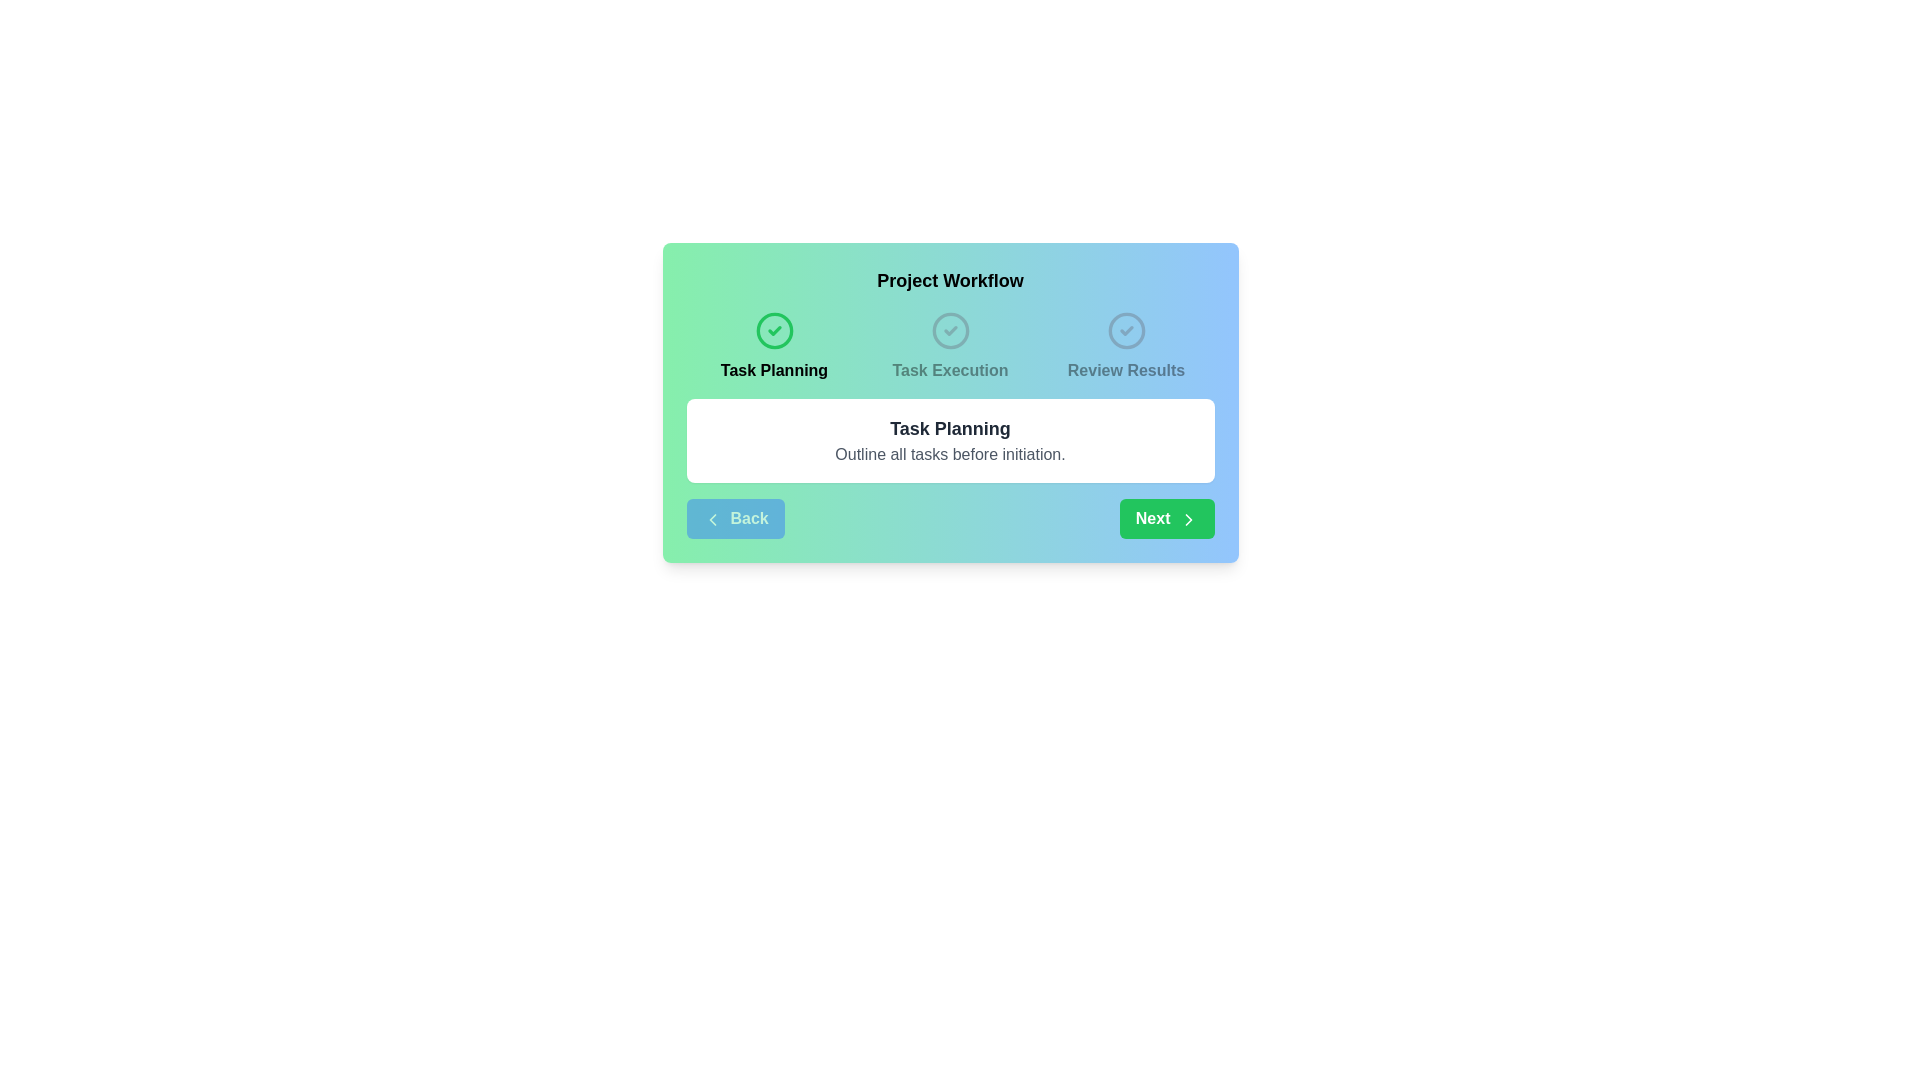 The image size is (1920, 1080). Describe the element at coordinates (734, 518) in the screenshot. I see `the 'Back' button to navigate to the previous step` at that location.